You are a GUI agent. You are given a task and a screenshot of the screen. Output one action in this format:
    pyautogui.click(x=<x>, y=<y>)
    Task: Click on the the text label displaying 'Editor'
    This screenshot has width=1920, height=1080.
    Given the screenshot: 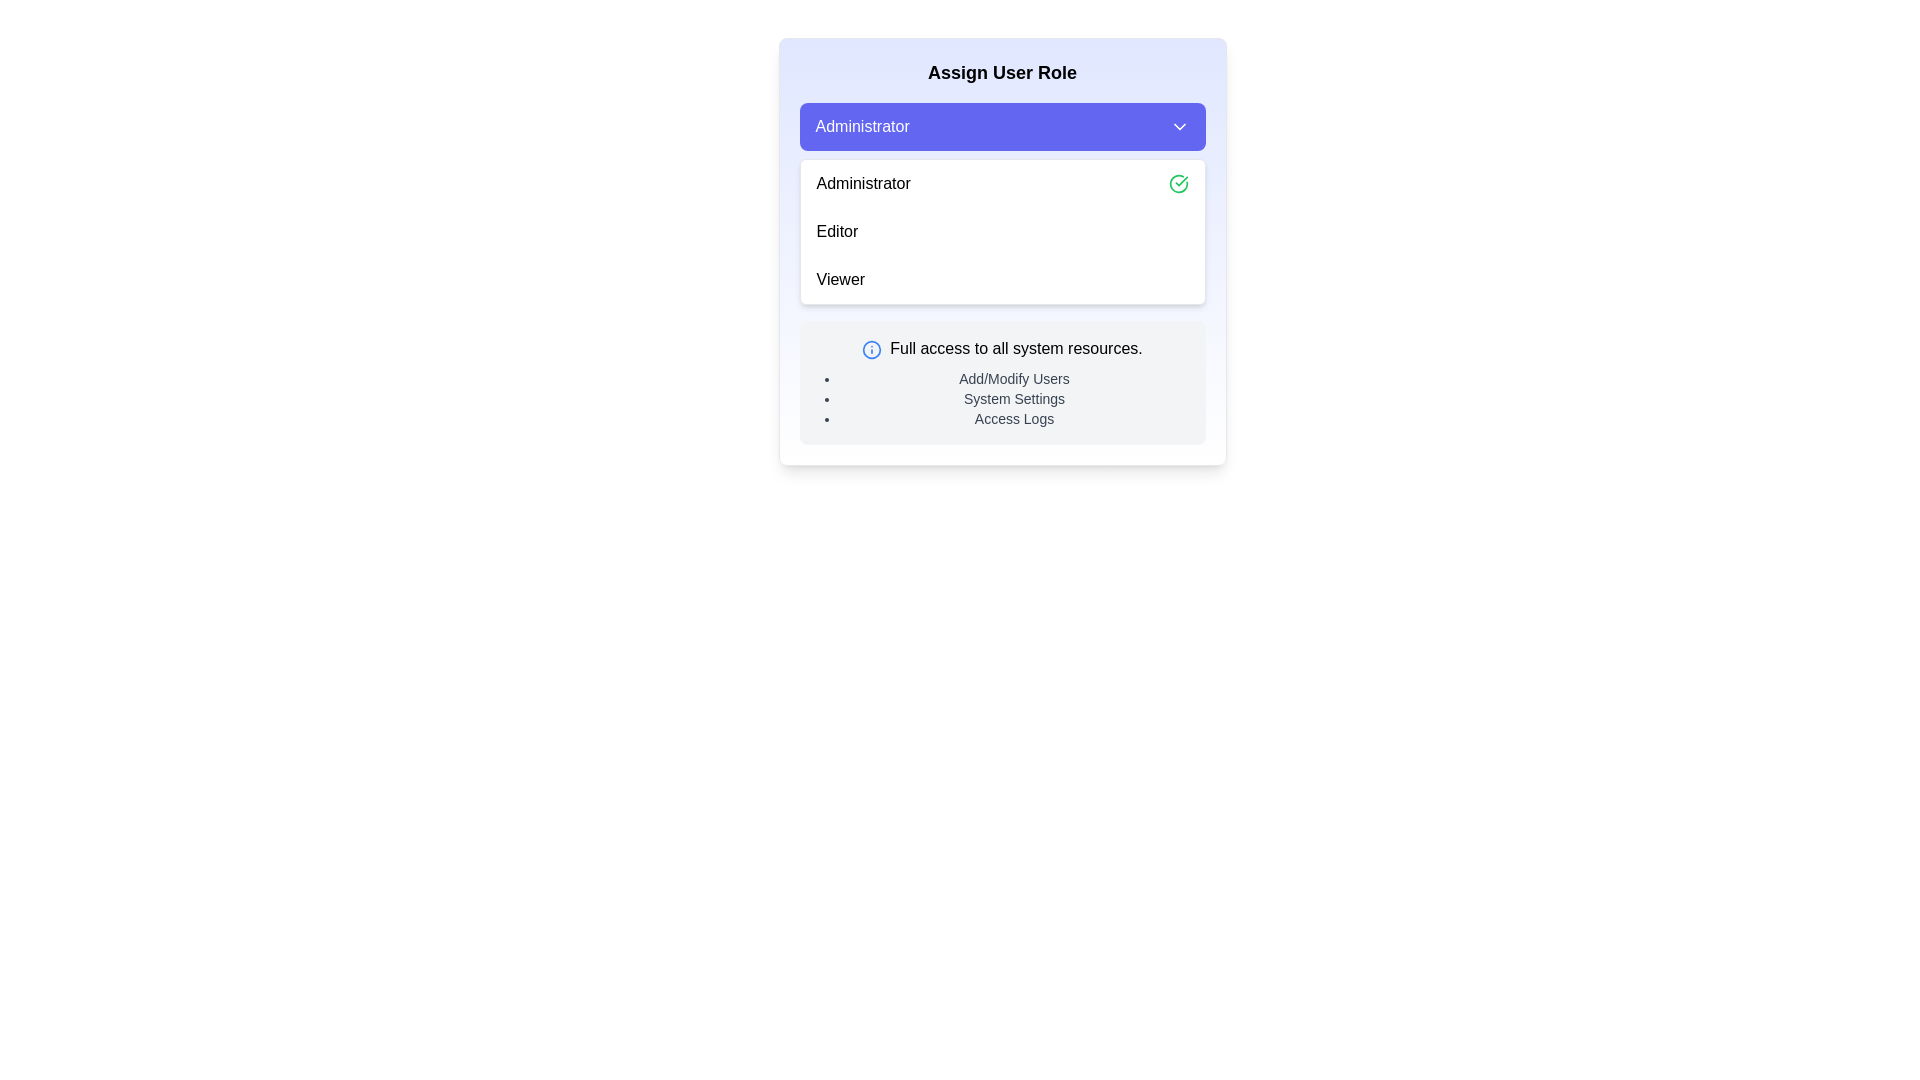 What is the action you would take?
    pyautogui.click(x=837, y=230)
    